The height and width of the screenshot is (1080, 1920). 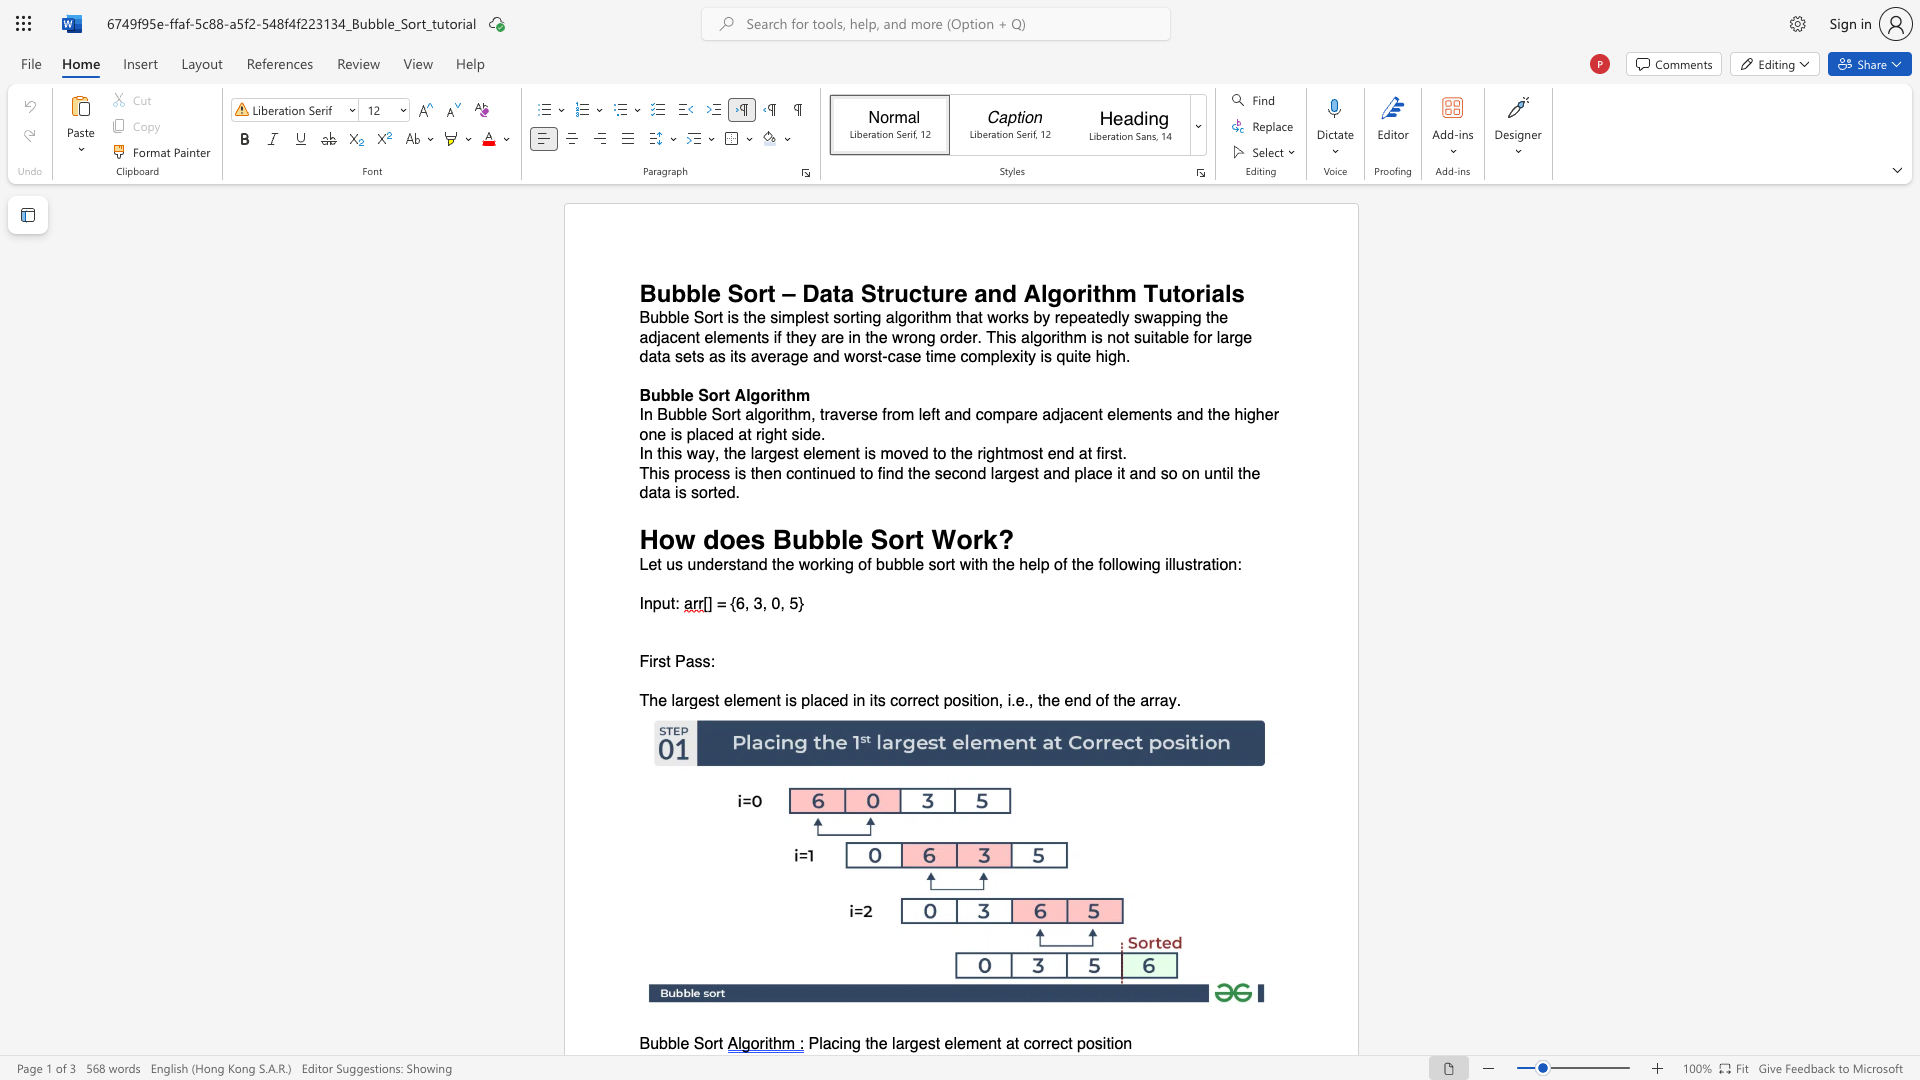 What do you see at coordinates (644, 662) in the screenshot?
I see `the 1th character "F" in the text` at bounding box center [644, 662].